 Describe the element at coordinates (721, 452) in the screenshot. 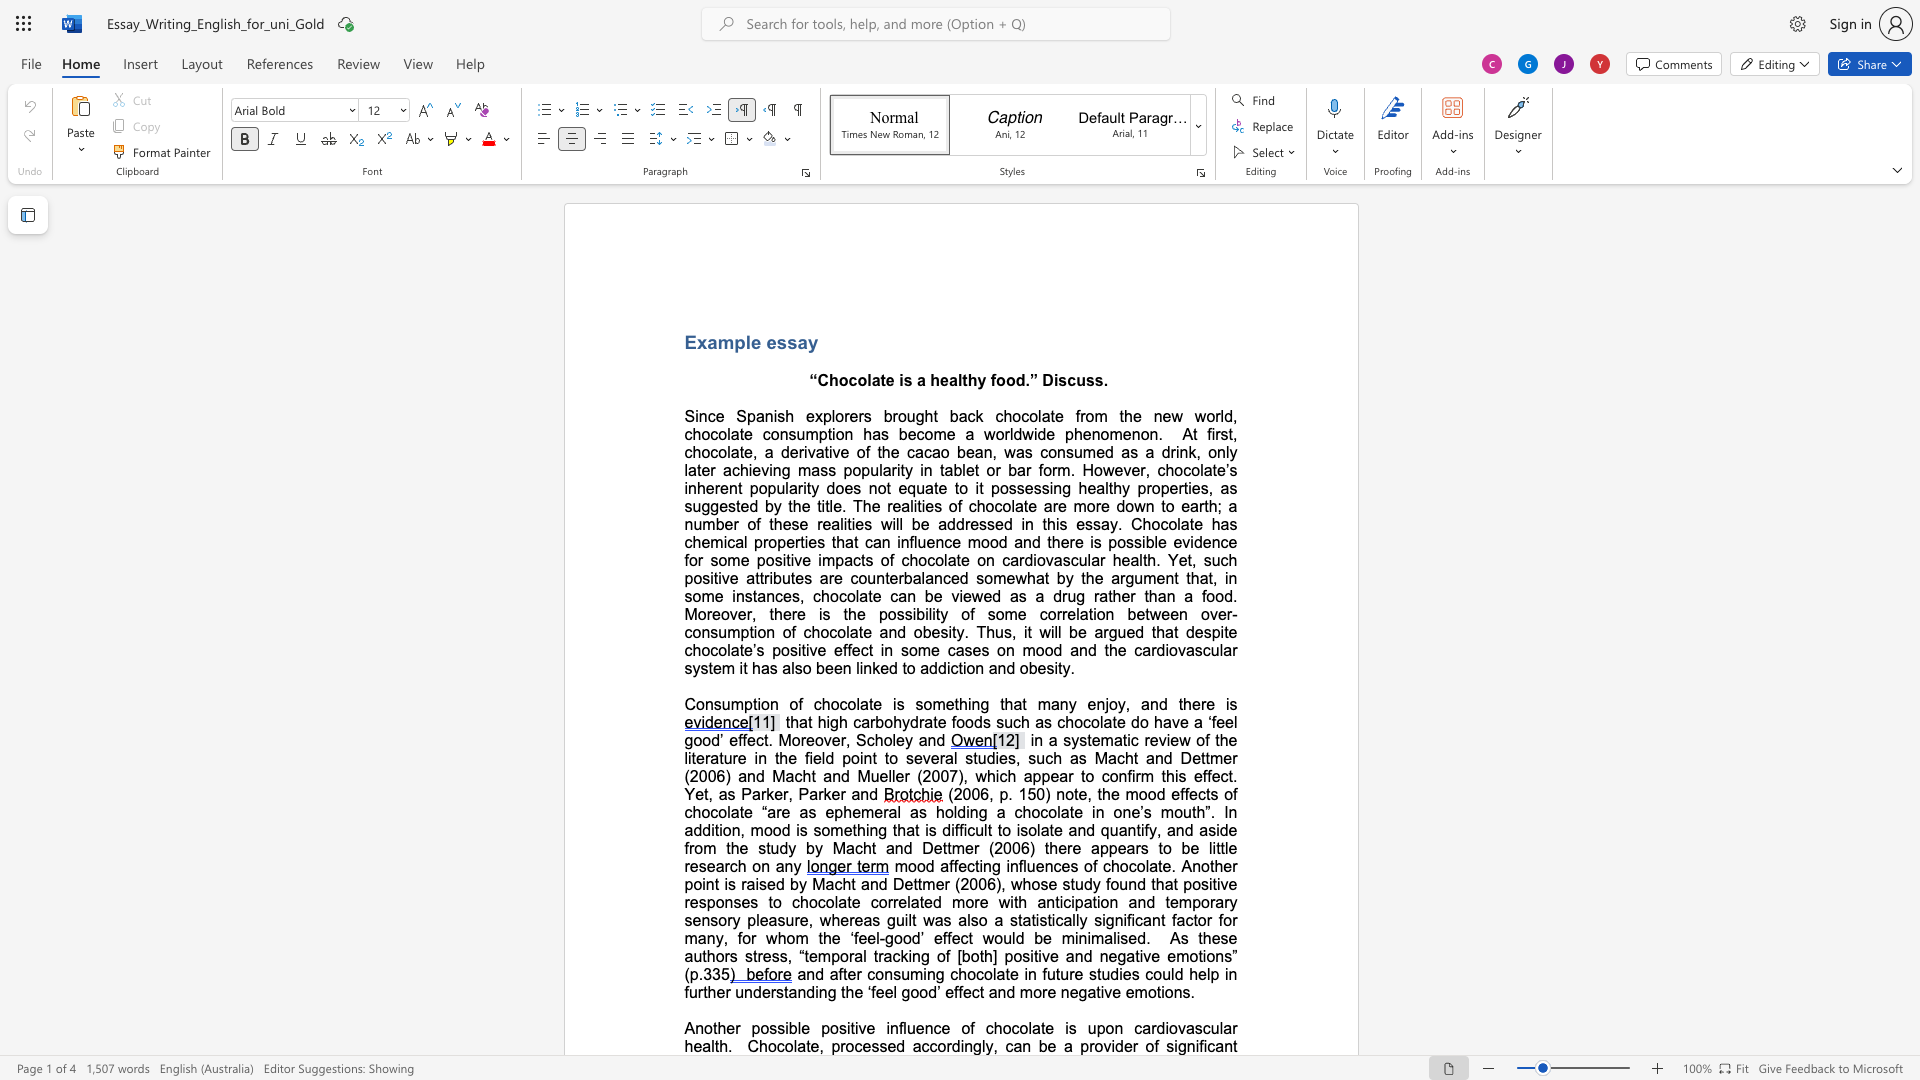

I see `the 2th character "o" in the text` at that location.